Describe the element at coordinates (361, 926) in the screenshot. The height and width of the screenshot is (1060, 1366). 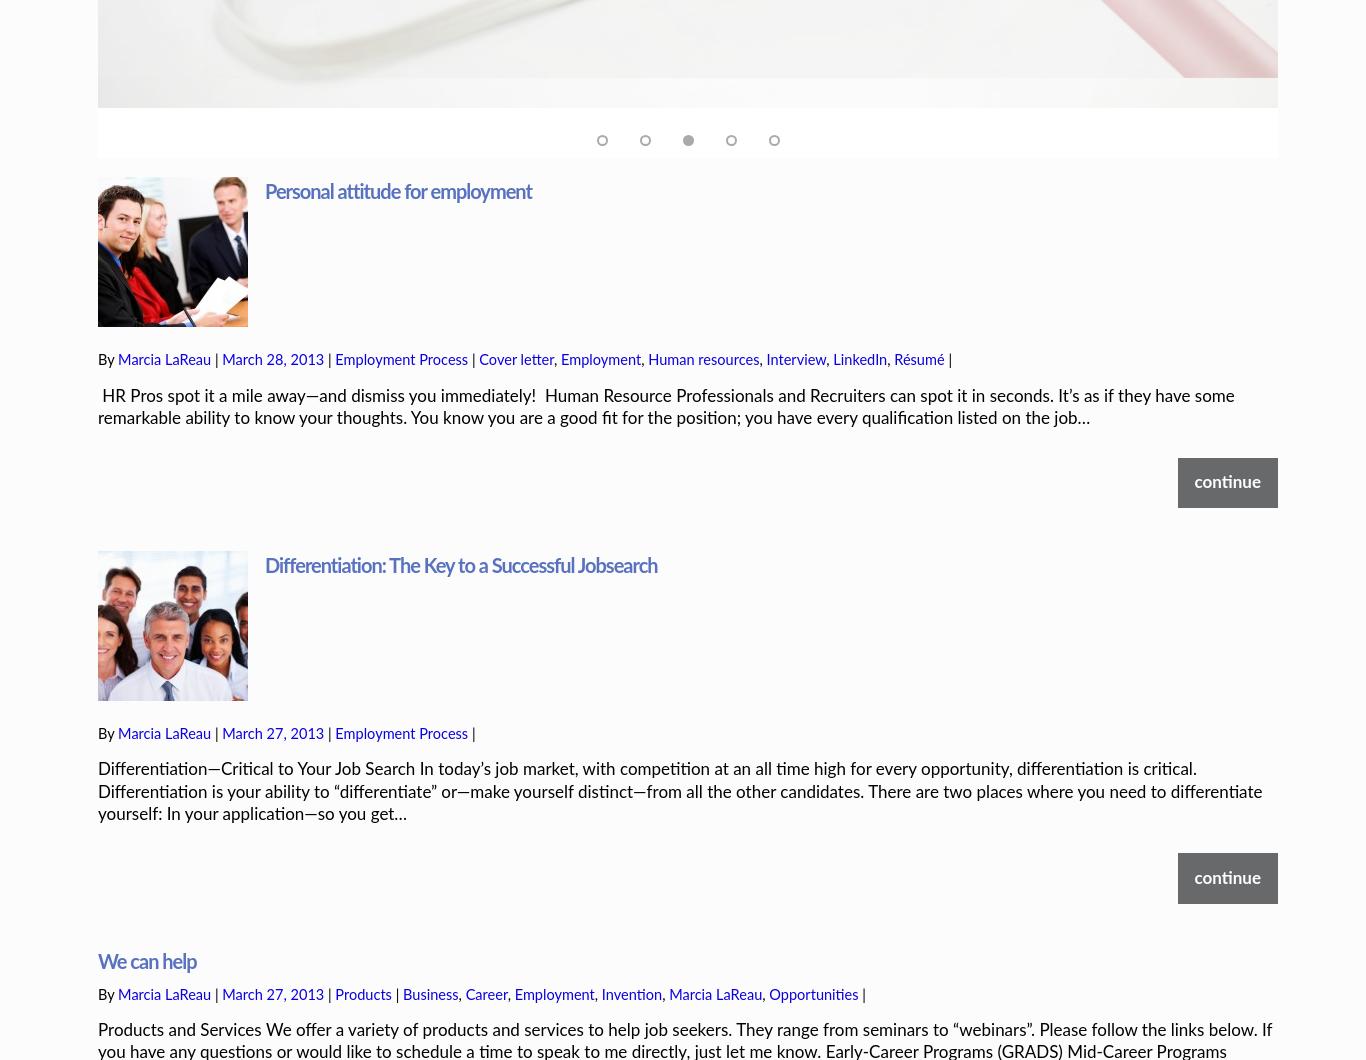
I see `'Products'` at that location.